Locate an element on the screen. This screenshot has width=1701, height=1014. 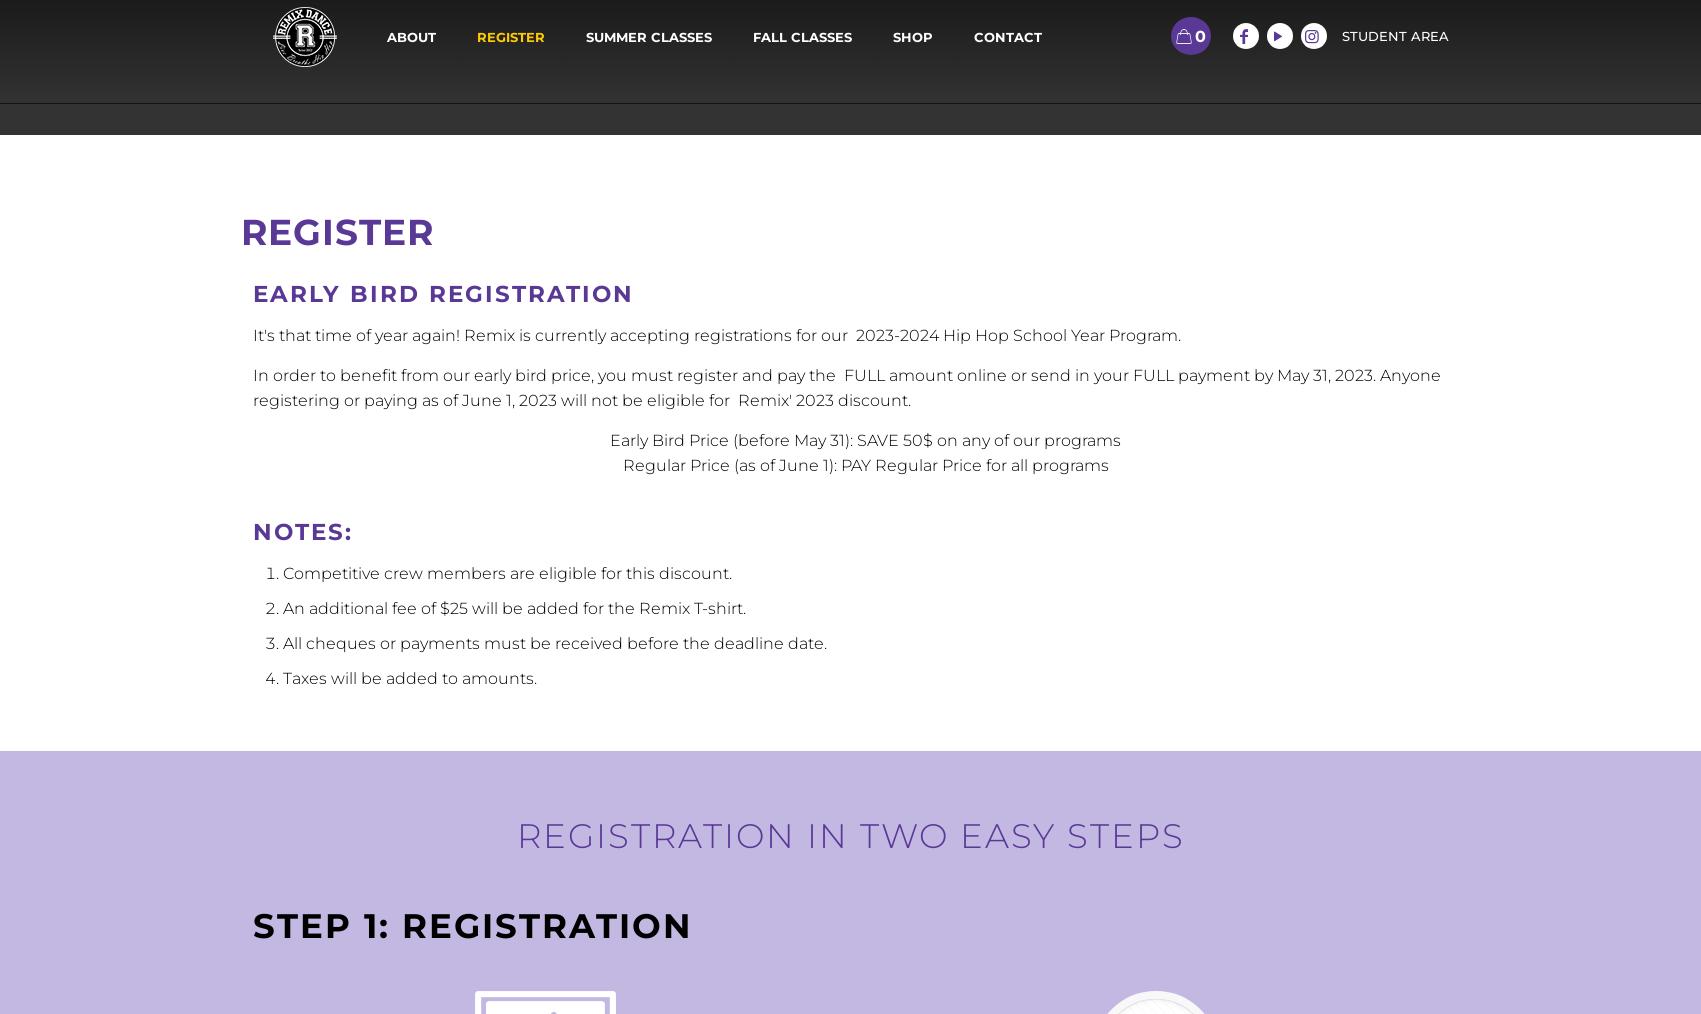
'Register' is located at coordinates (336, 231).